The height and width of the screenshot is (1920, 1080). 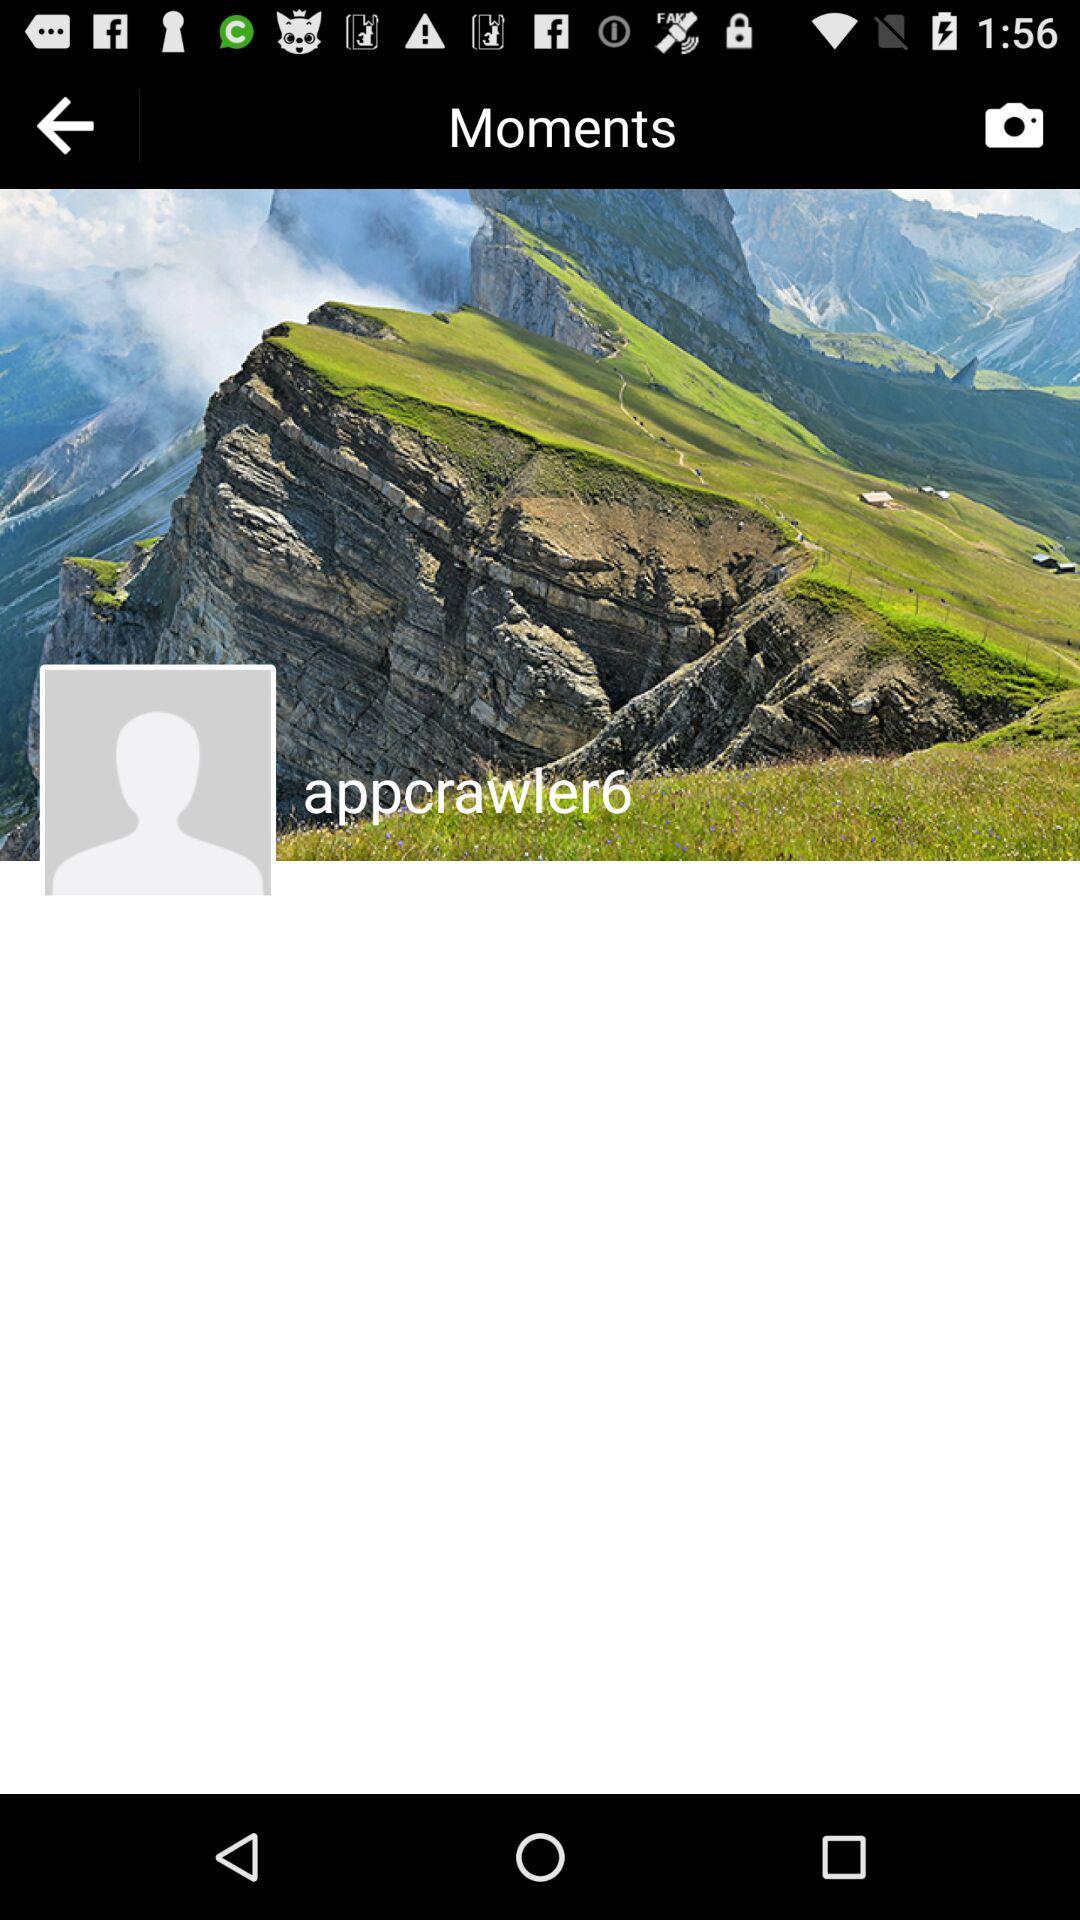 What do you see at coordinates (156, 781) in the screenshot?
I see `change profile picture` at bounding box center [156, 781].